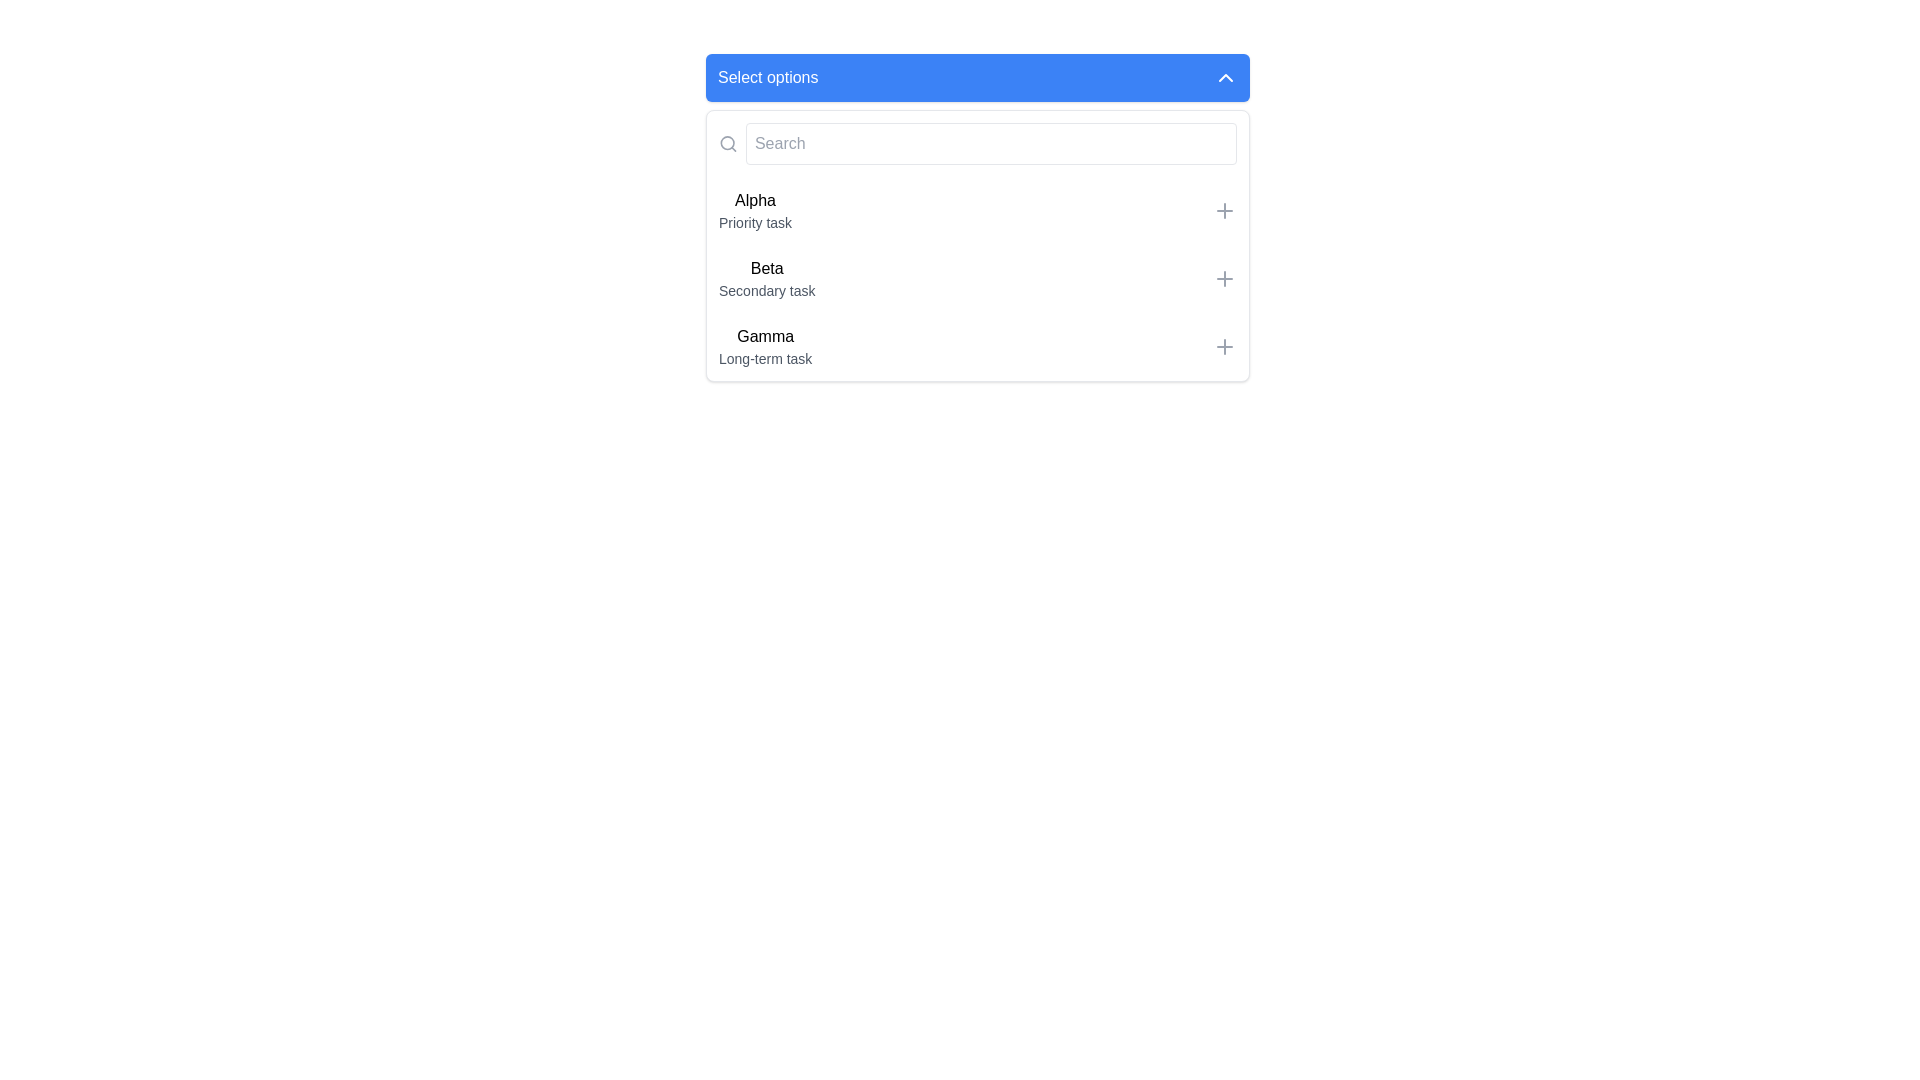  I want to click on the icon button located adjacent to the right edge of the 'Alpha Priority task' row, so click(1223, 211).